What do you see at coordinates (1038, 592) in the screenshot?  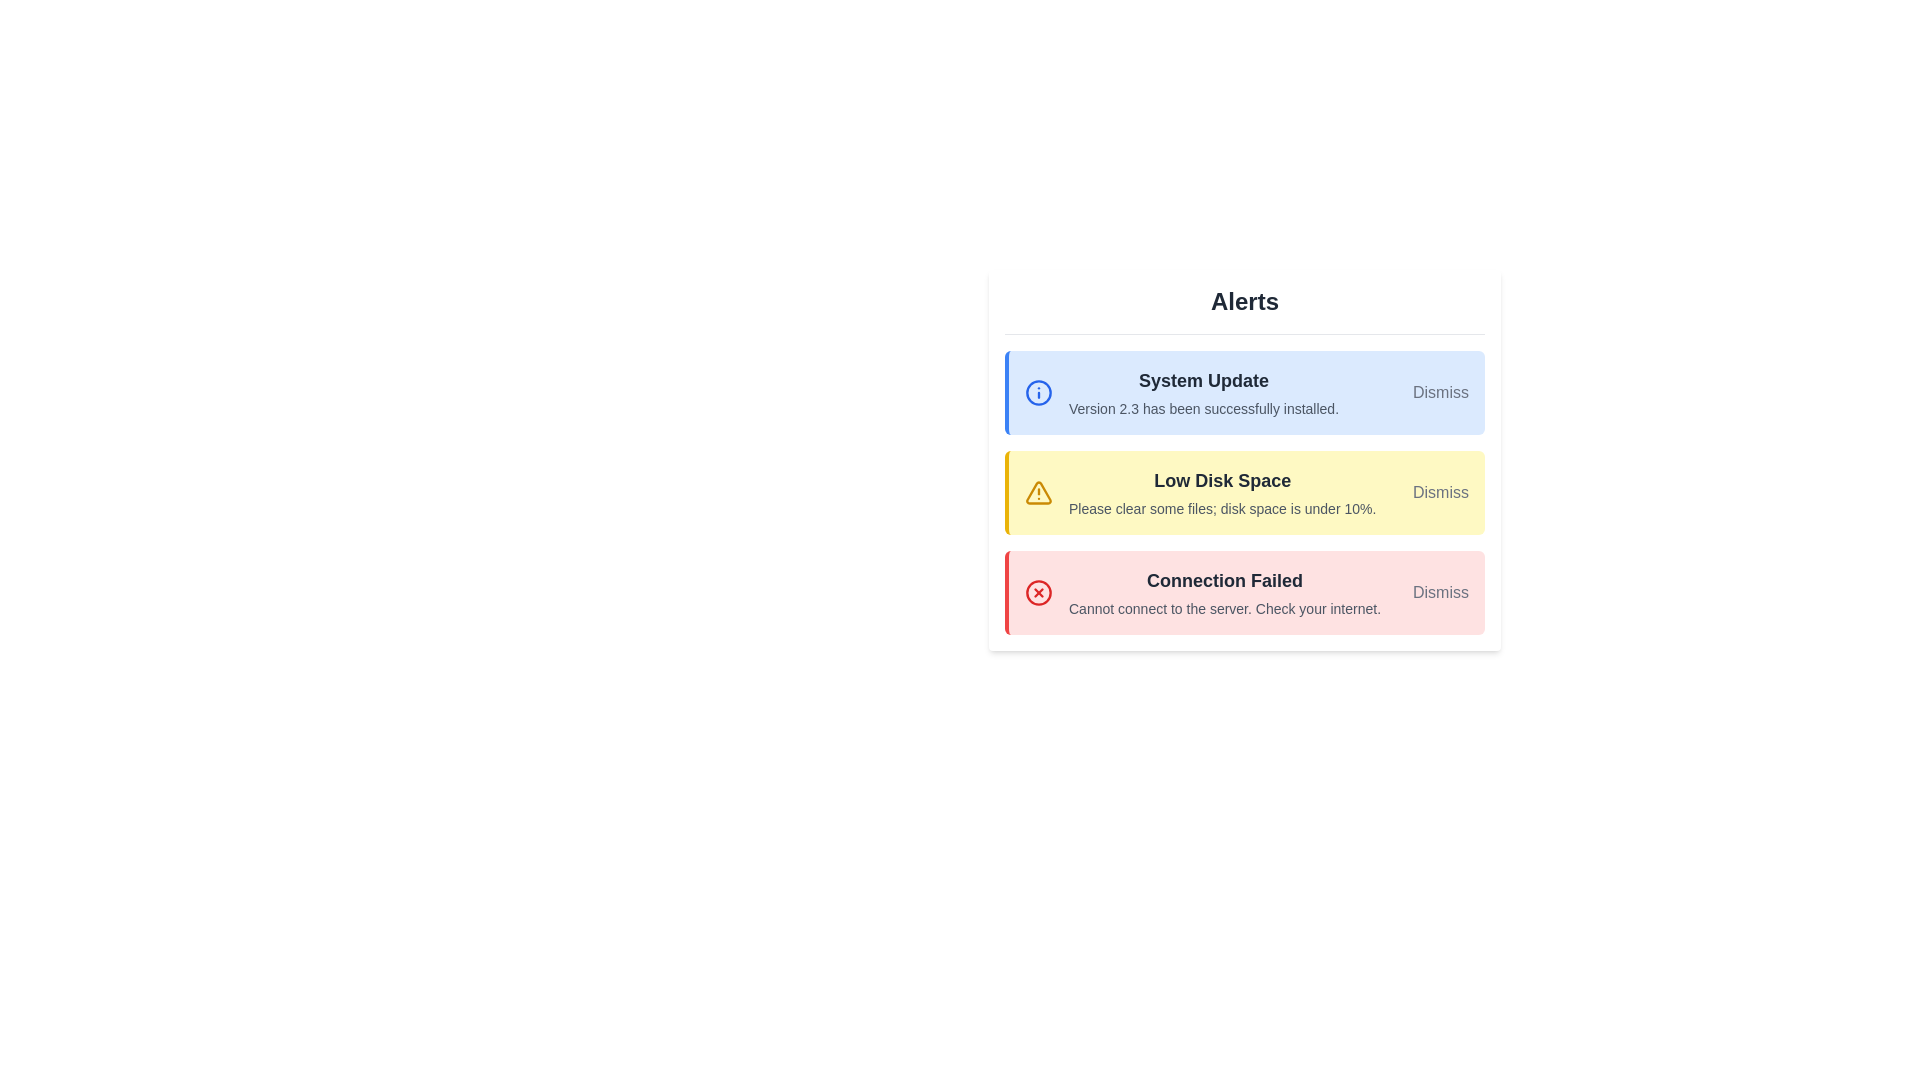 I see `the visual error indicator icon located to the left of the 'Connection Failed' alert message` at bounding box center [1038, 592].